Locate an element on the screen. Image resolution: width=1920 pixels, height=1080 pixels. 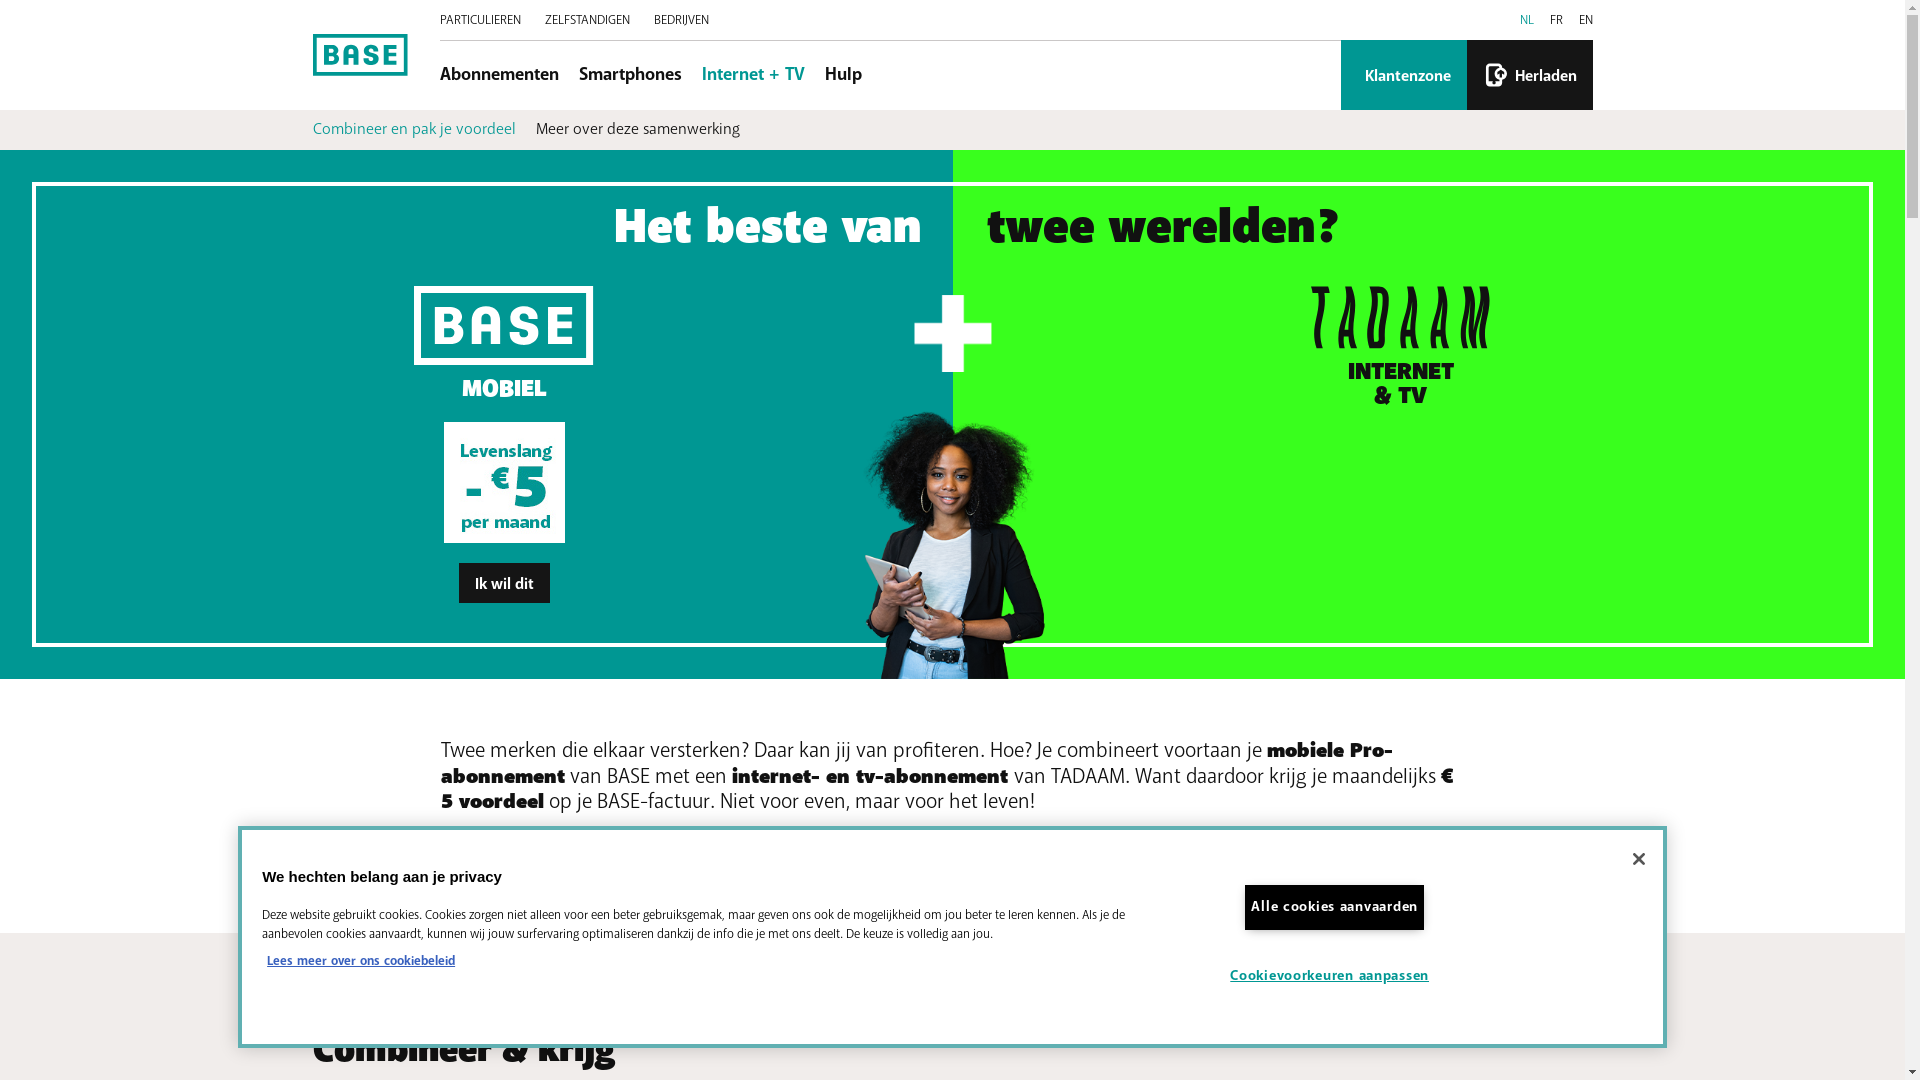
'NL' is located at coordinates (1525, 19).